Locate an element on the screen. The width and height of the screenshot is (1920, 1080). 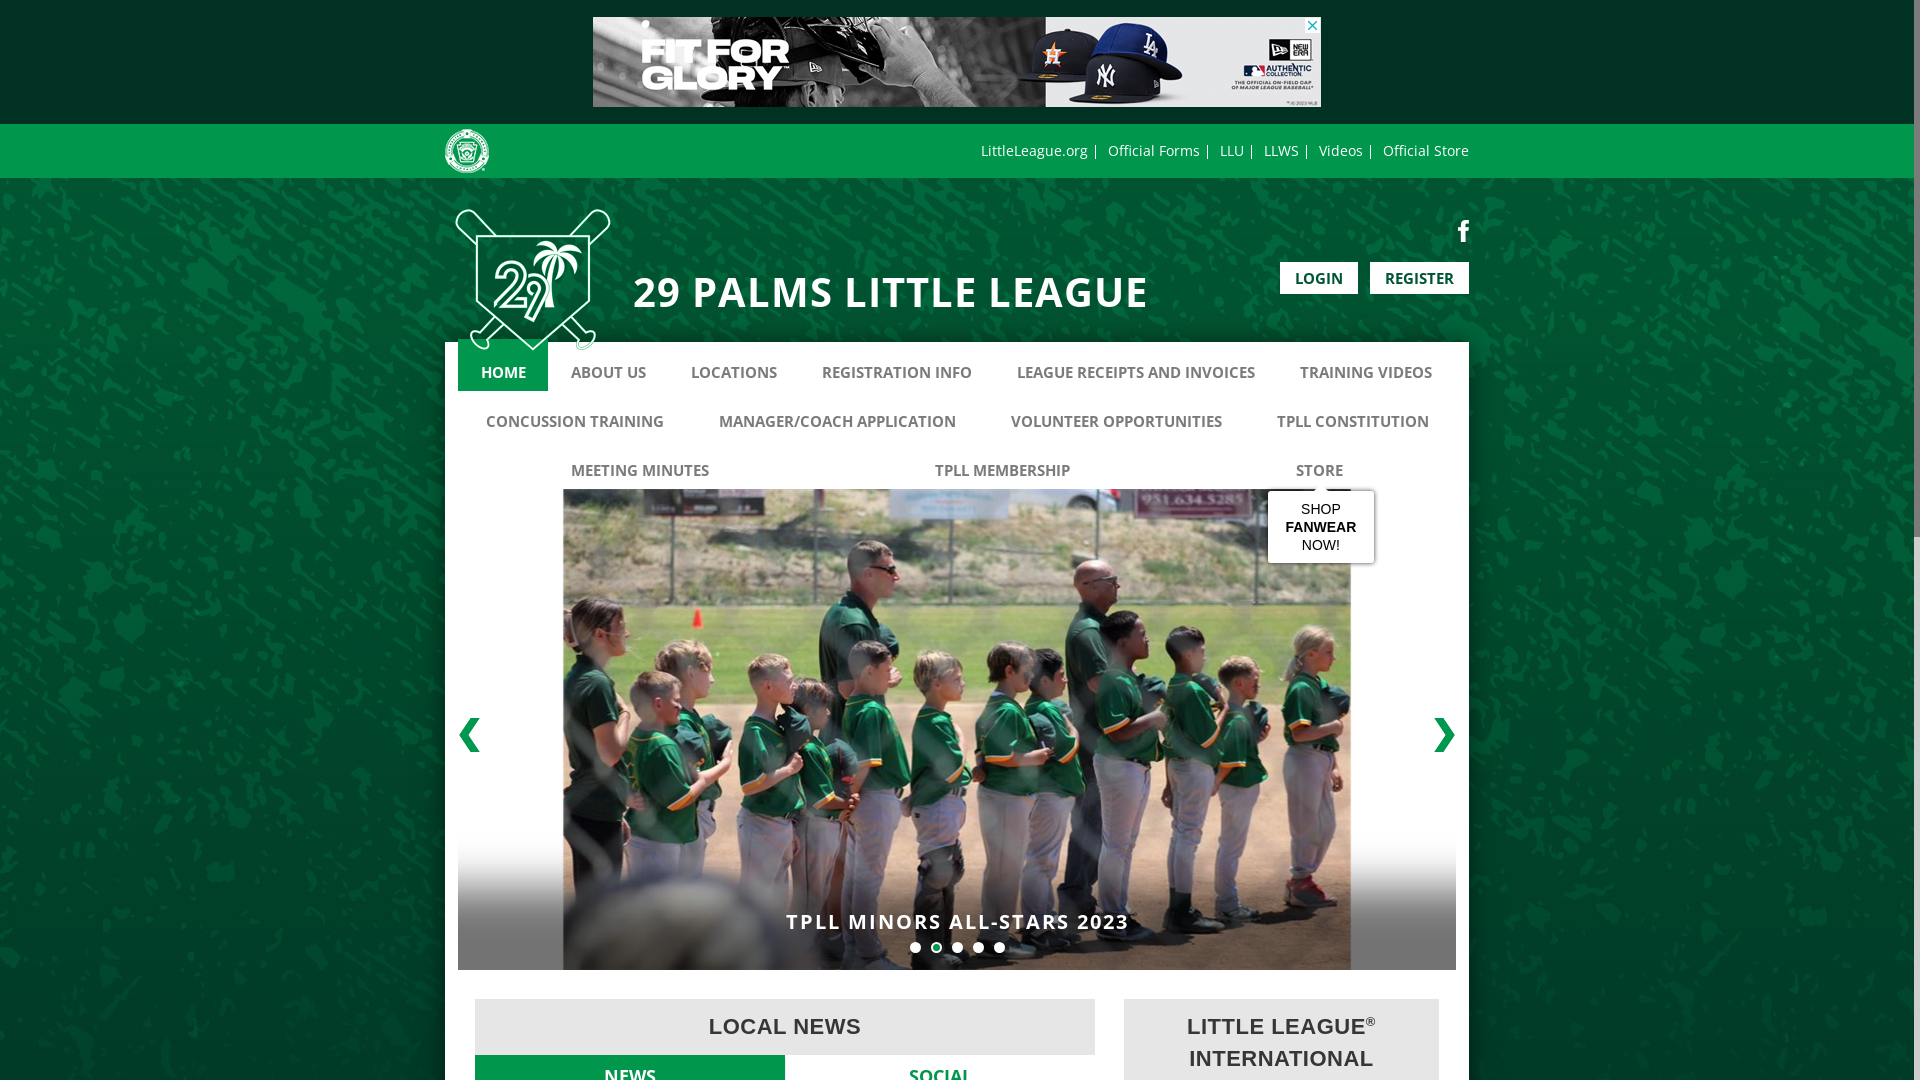
'<' is located at coordinates (468, 735).